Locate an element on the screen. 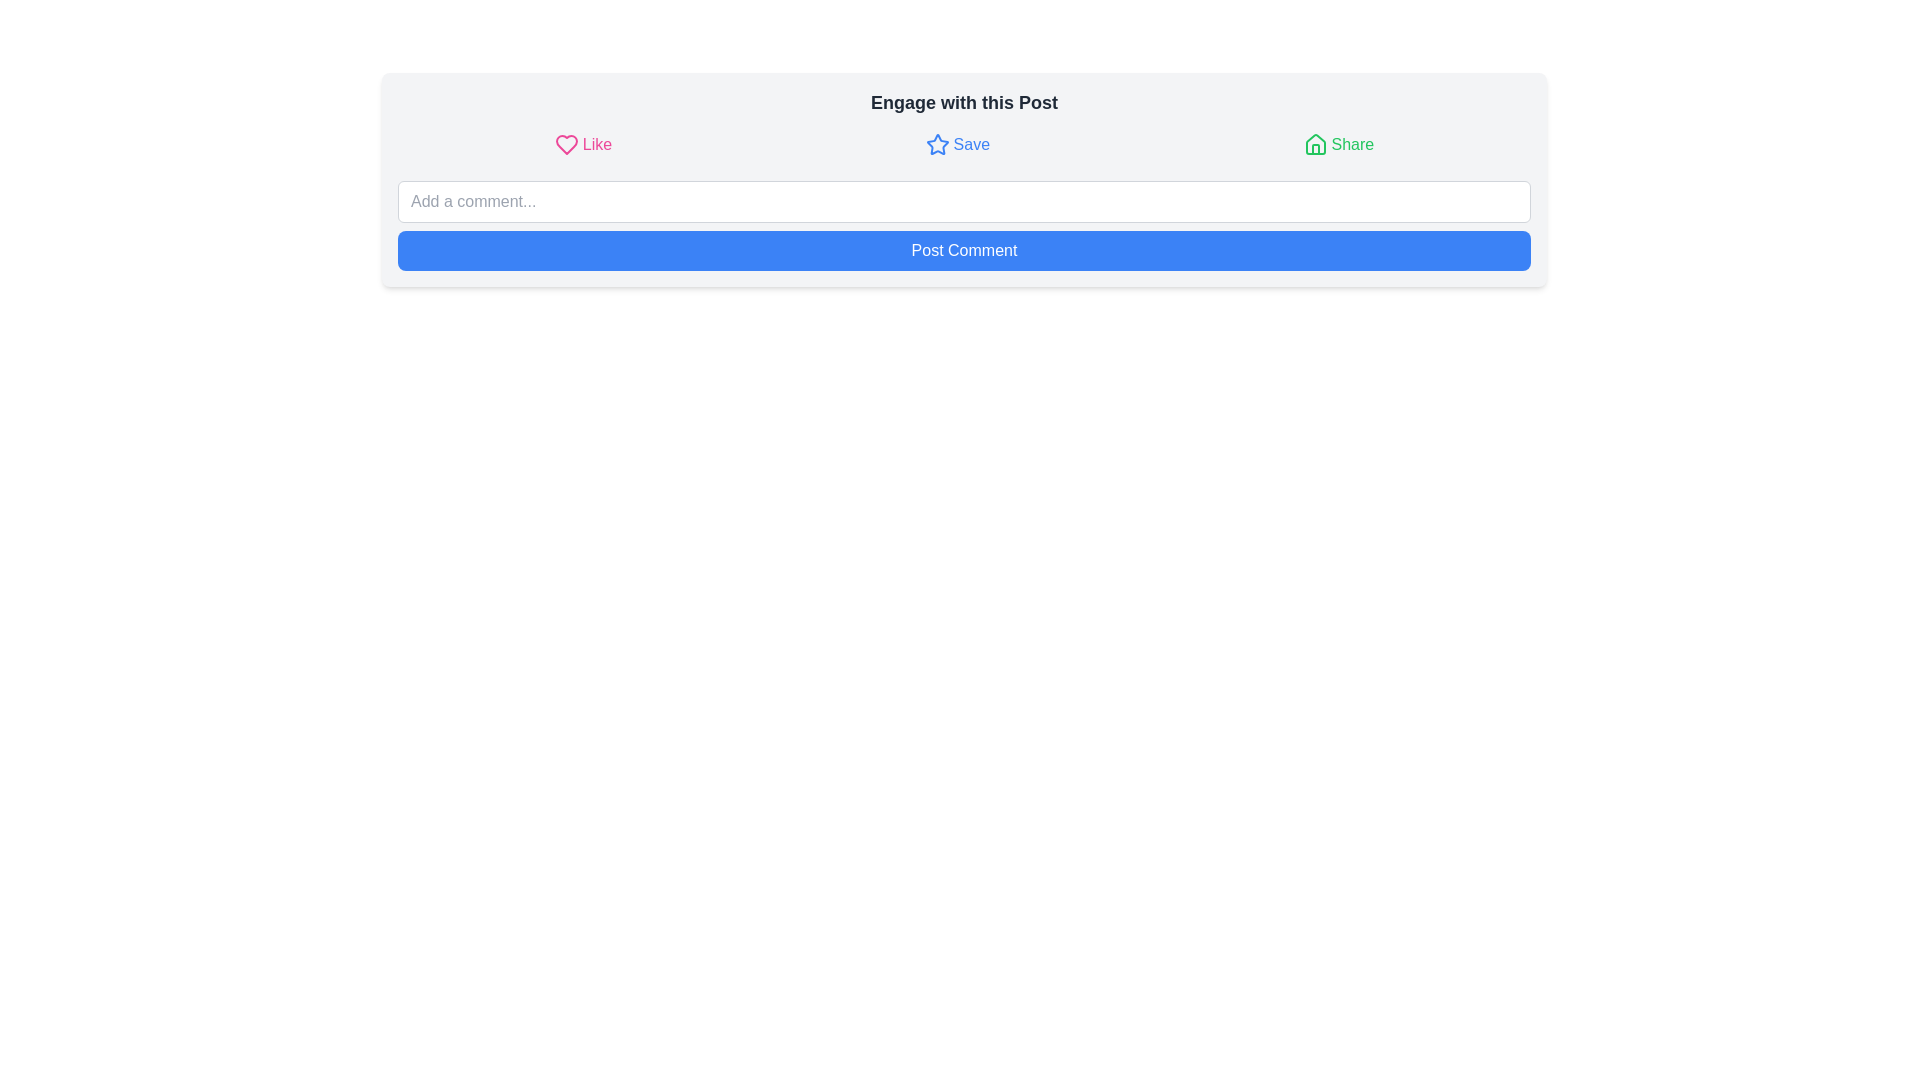 The width and height of the screenshot is (1920, 1080). the submit button located below the 'Add a comment...' text input field is located at coordinates (964, 249).